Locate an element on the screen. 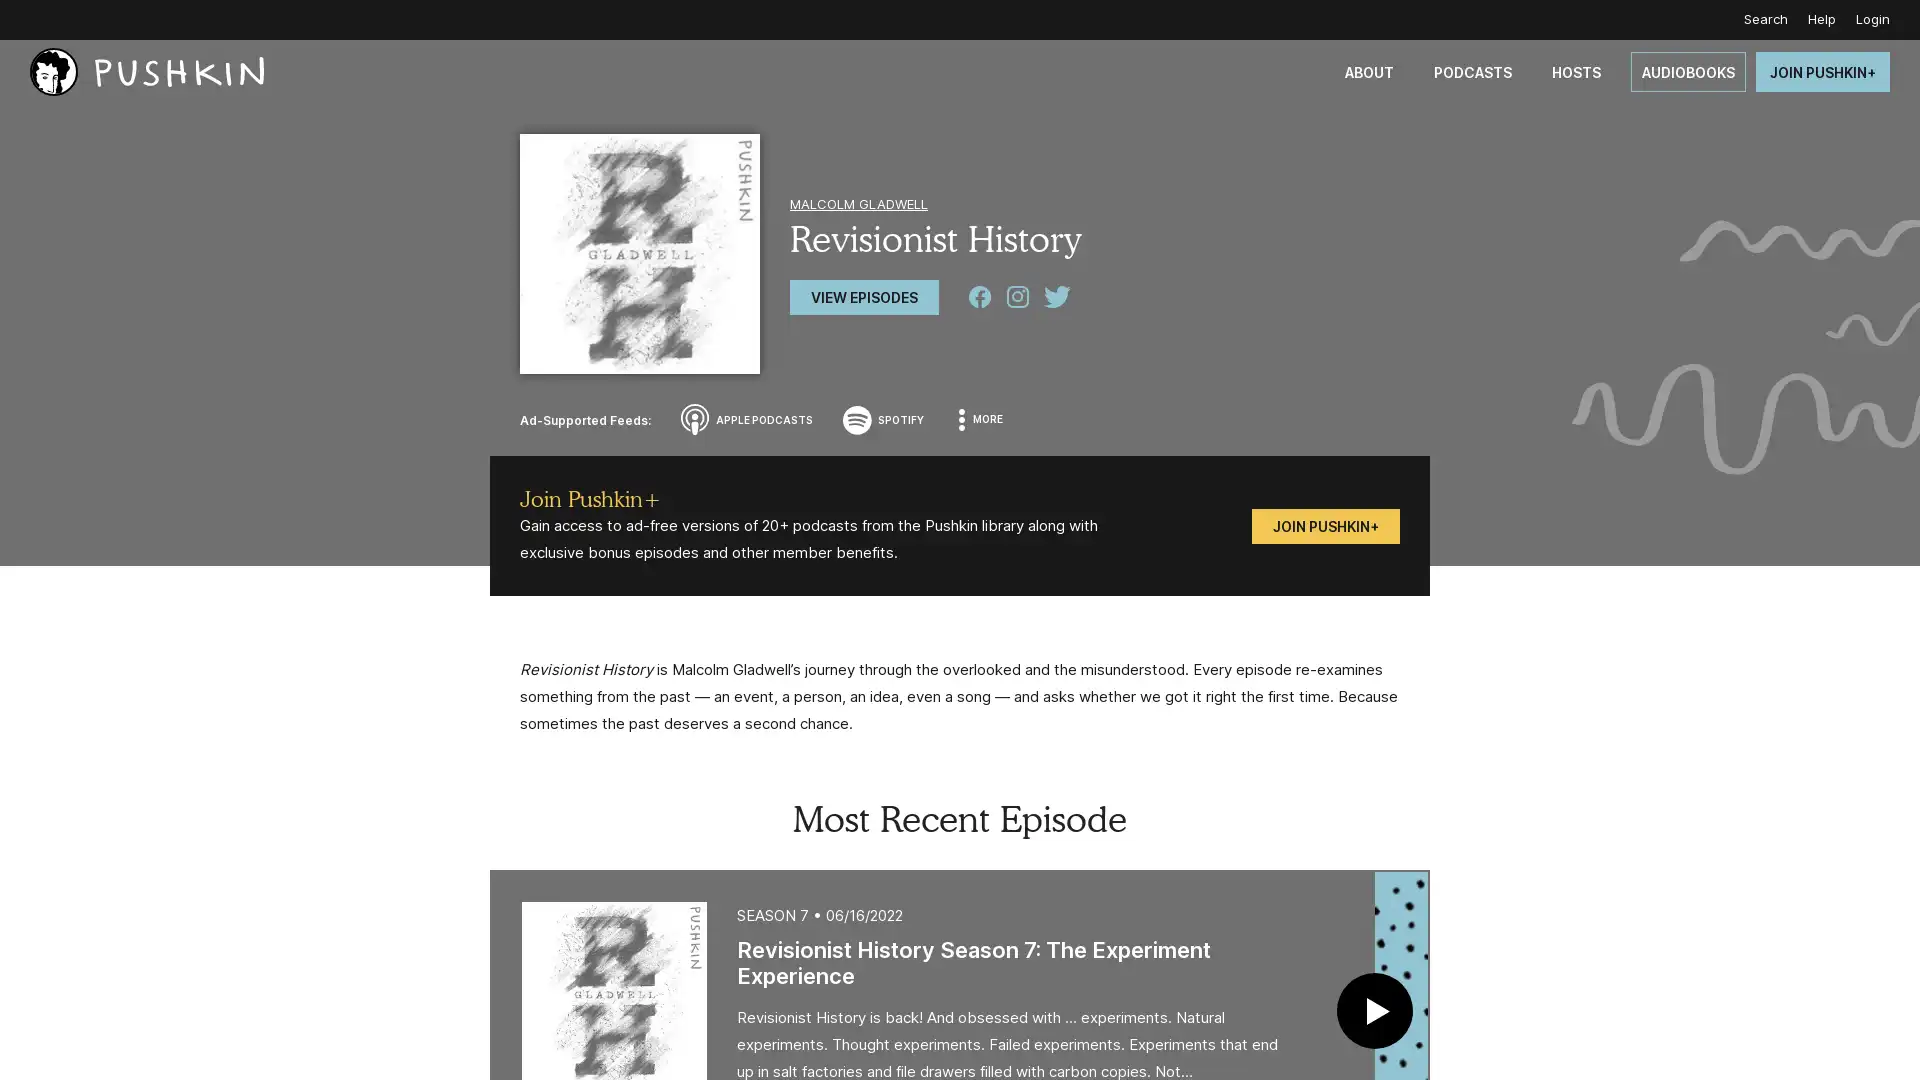 The width and height of the screenshot is (1920, 1080). MORE is located at coordinates (982, 419).